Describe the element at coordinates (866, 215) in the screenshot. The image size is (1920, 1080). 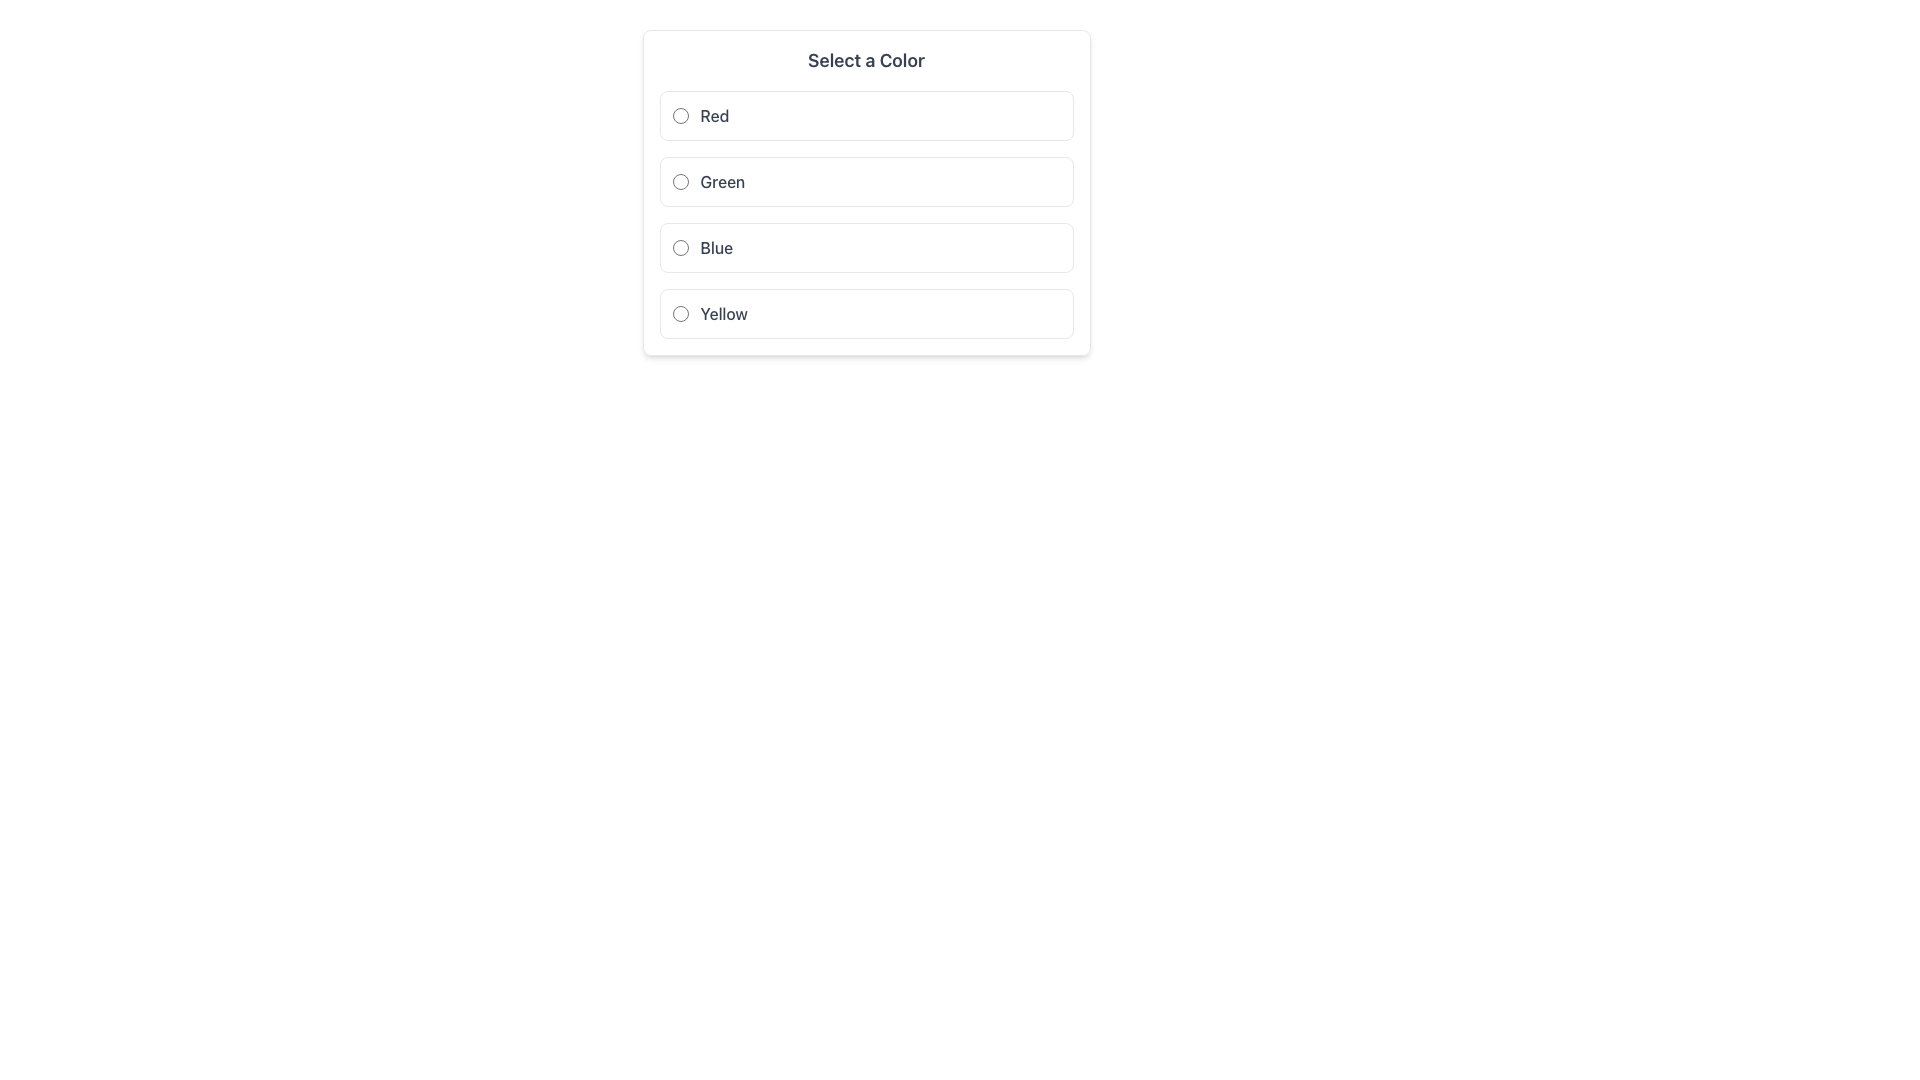
I see `the group of labeled radio buttons for color selection` at that location.